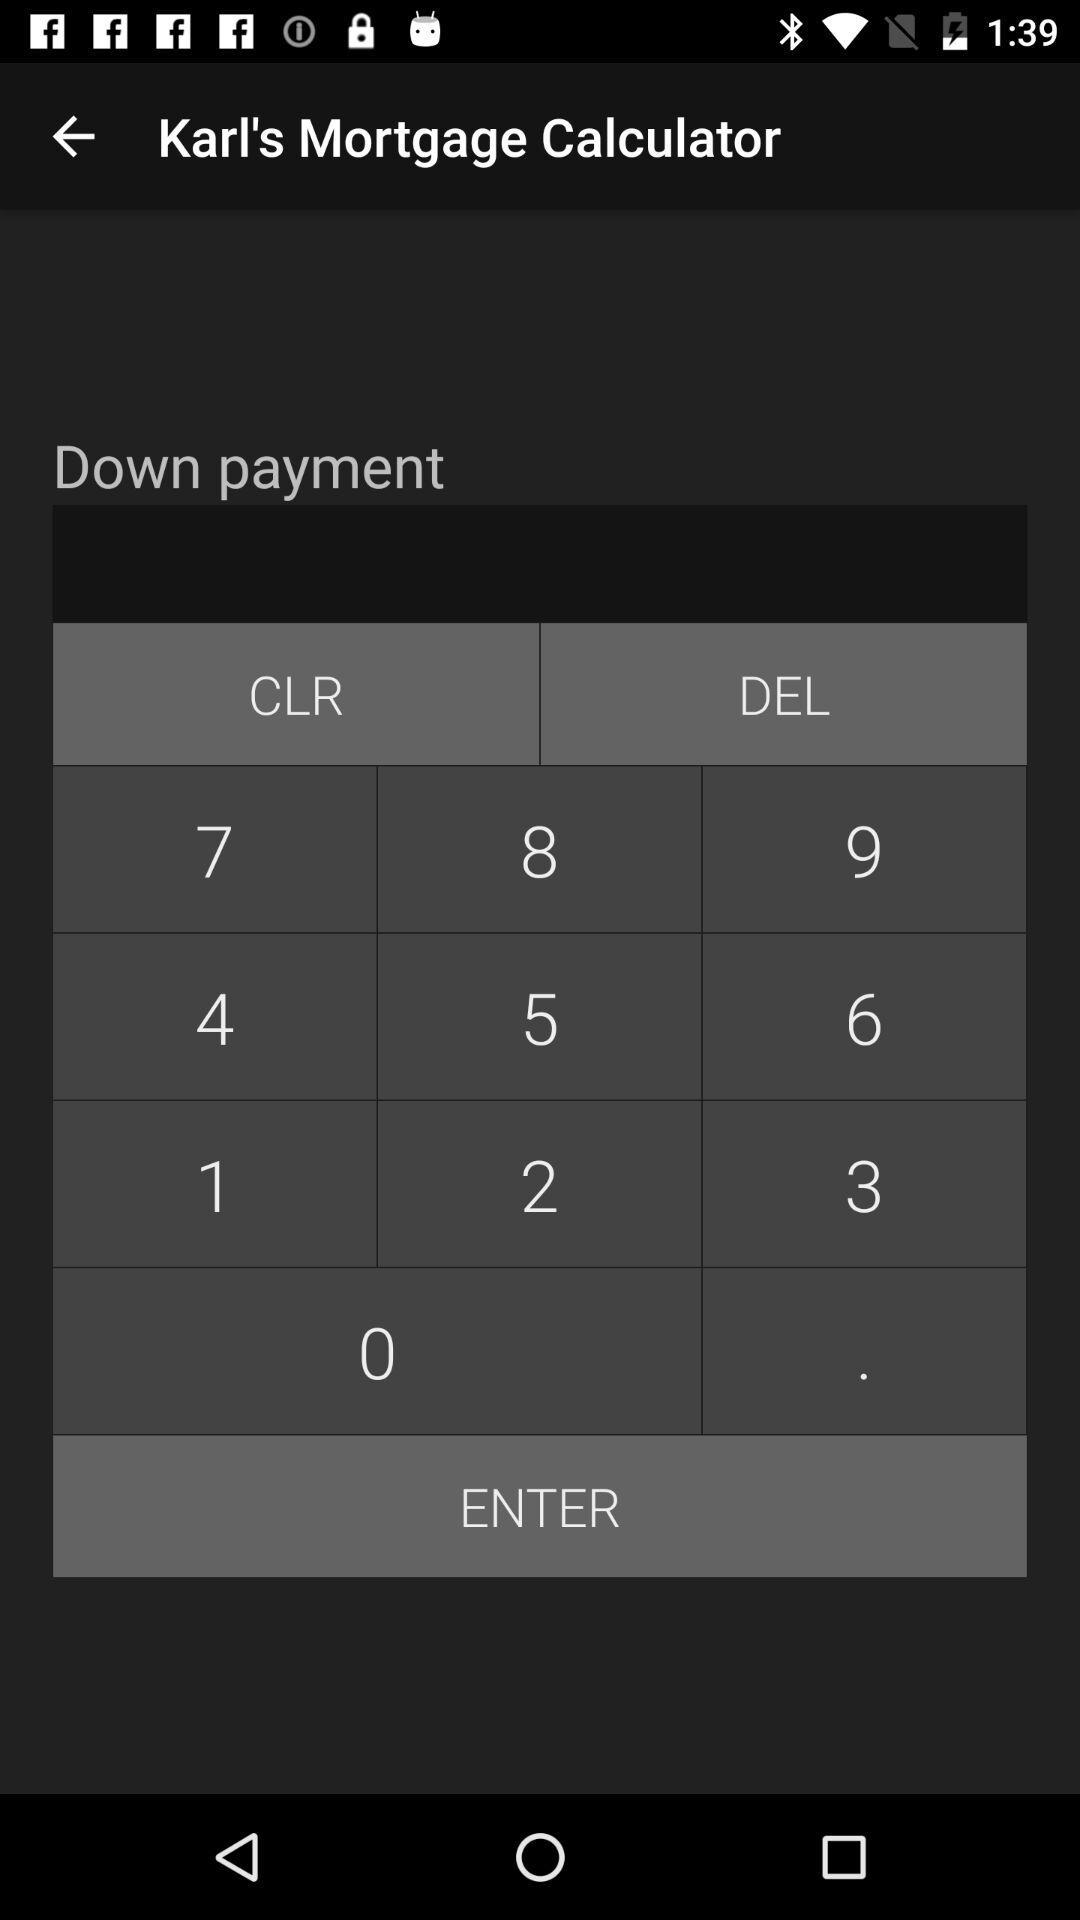  Describe the element at coordinates (214, 1183) in the screenshot. I see `button below 4 button` at that location.